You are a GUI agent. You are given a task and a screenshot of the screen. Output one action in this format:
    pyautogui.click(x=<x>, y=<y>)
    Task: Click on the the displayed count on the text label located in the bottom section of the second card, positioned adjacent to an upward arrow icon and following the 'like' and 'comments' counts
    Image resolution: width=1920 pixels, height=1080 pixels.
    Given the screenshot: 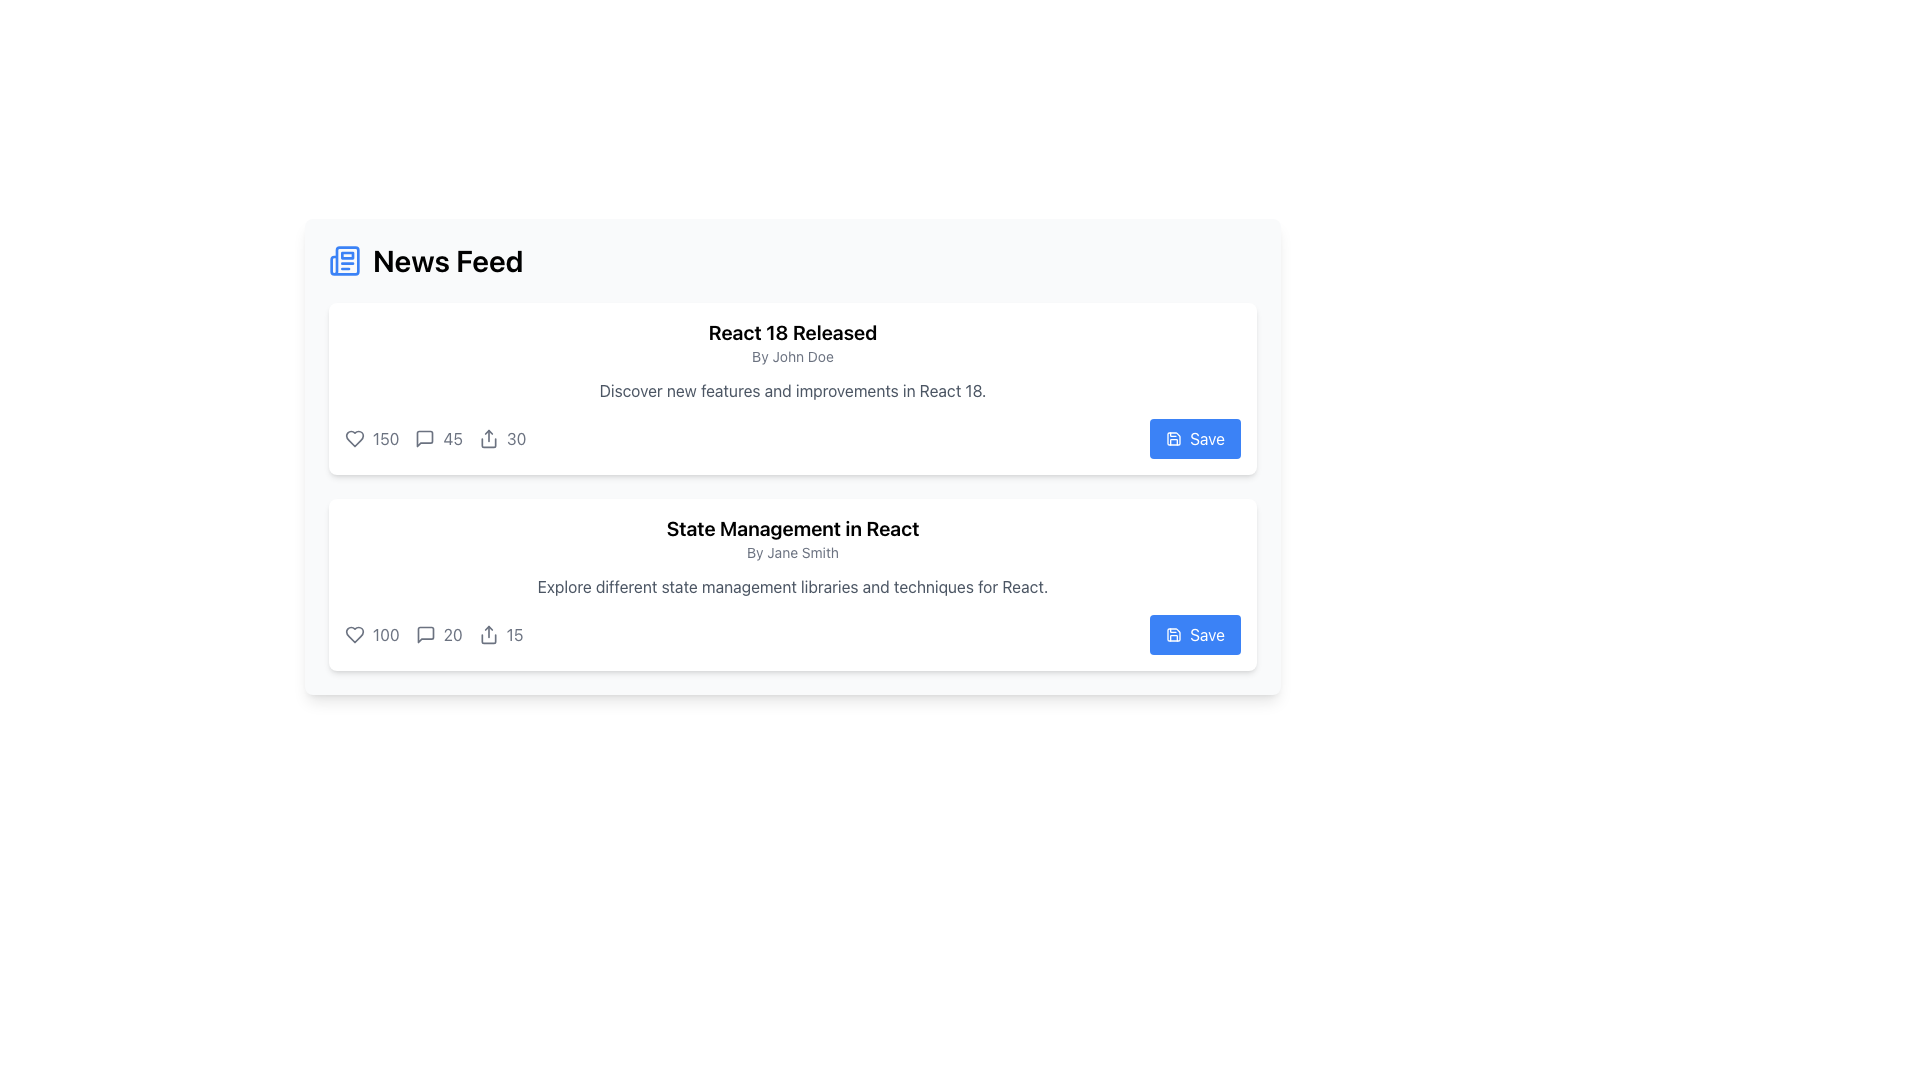 What is the action you would take?
    pyautogui.click(x=501, y=635)
    